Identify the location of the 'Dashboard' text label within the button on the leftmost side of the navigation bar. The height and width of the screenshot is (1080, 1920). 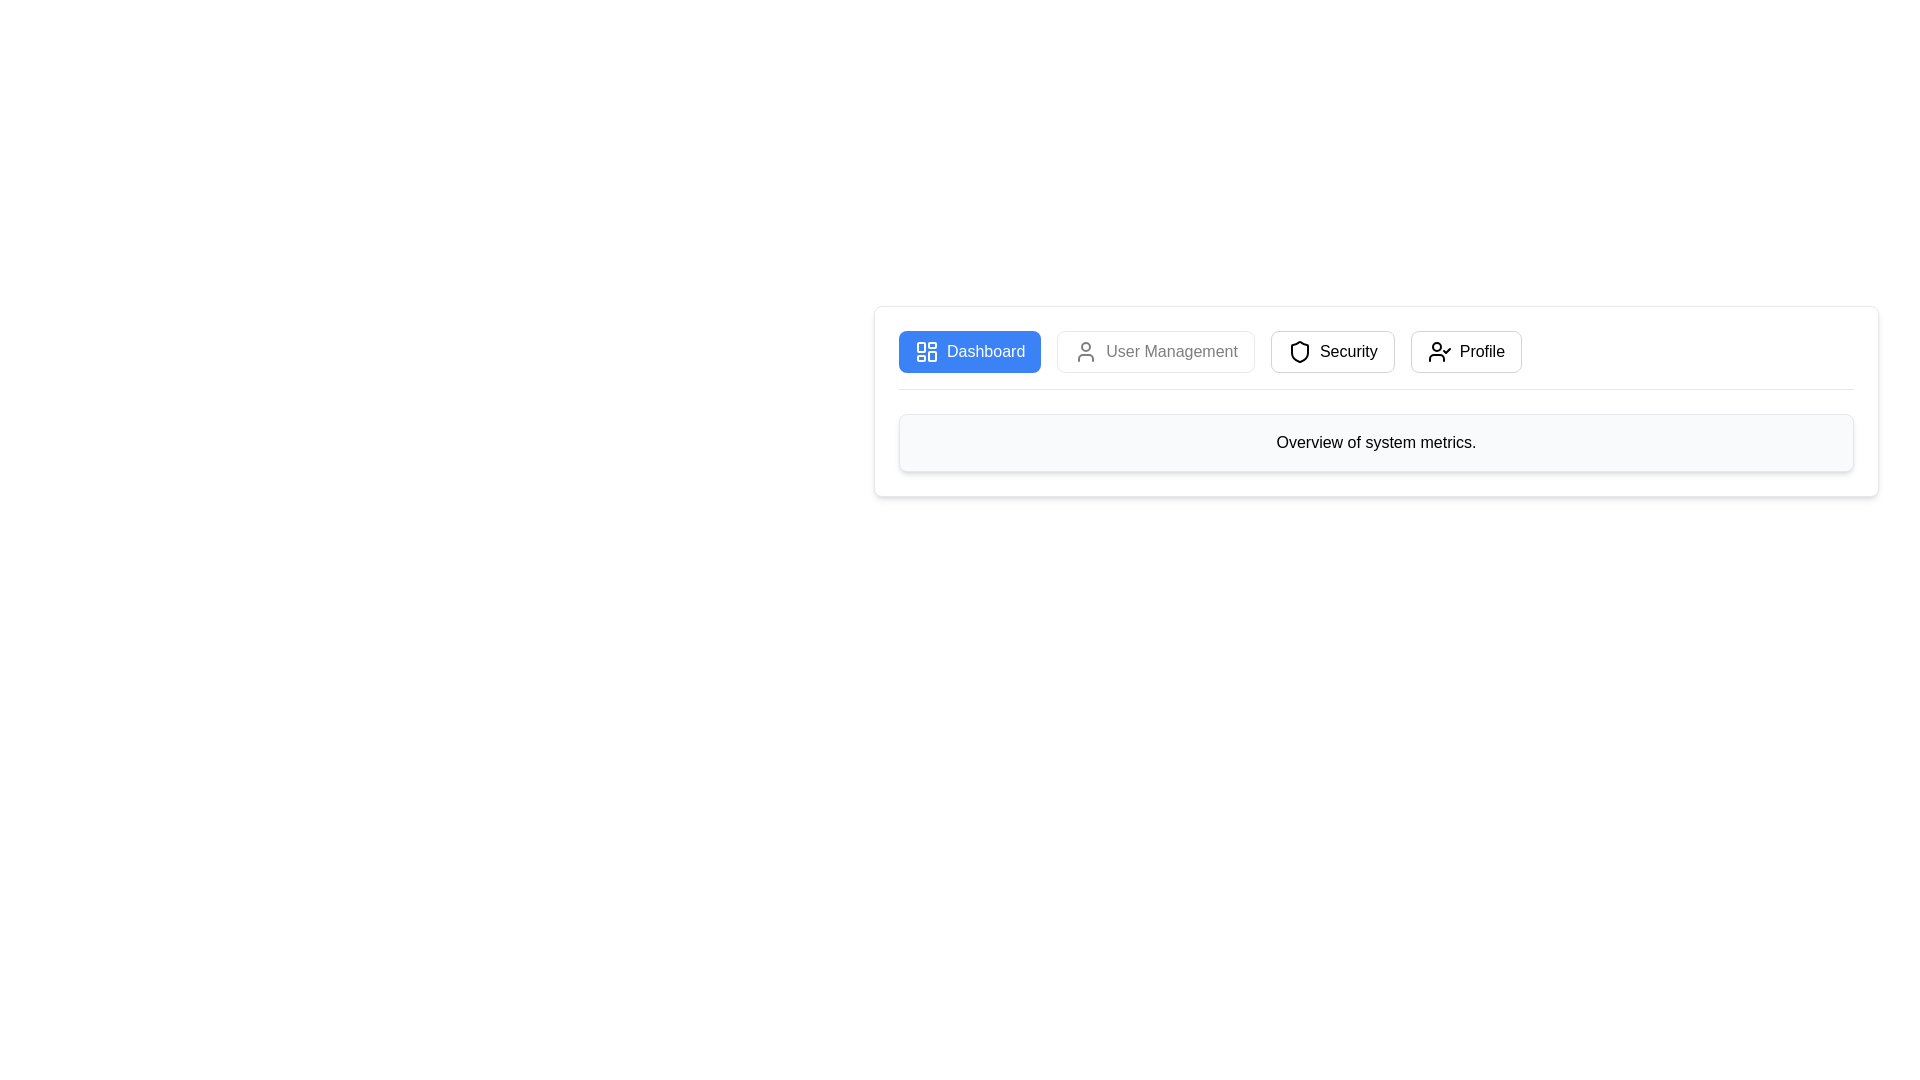
(986, 350).